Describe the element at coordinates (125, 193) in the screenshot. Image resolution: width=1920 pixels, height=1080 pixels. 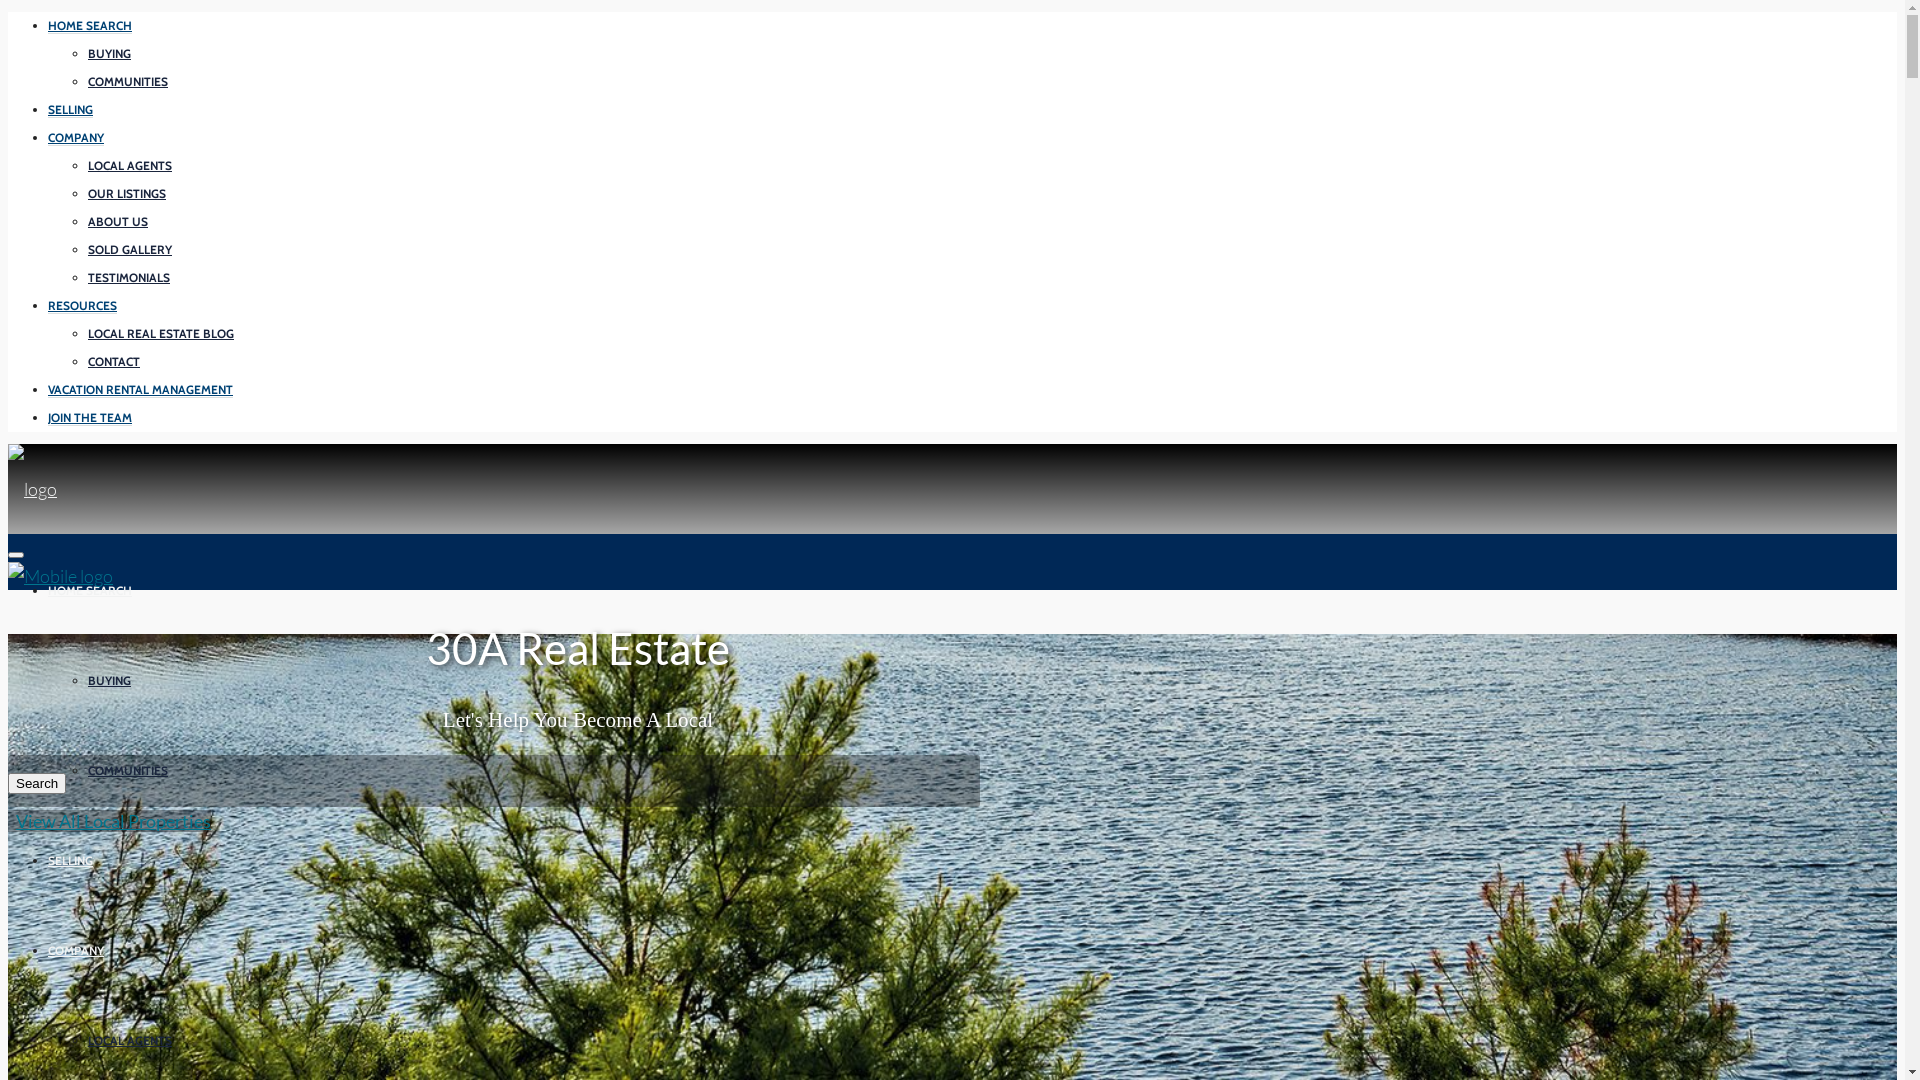
I see `'OUR LISTINGS'` at that location.